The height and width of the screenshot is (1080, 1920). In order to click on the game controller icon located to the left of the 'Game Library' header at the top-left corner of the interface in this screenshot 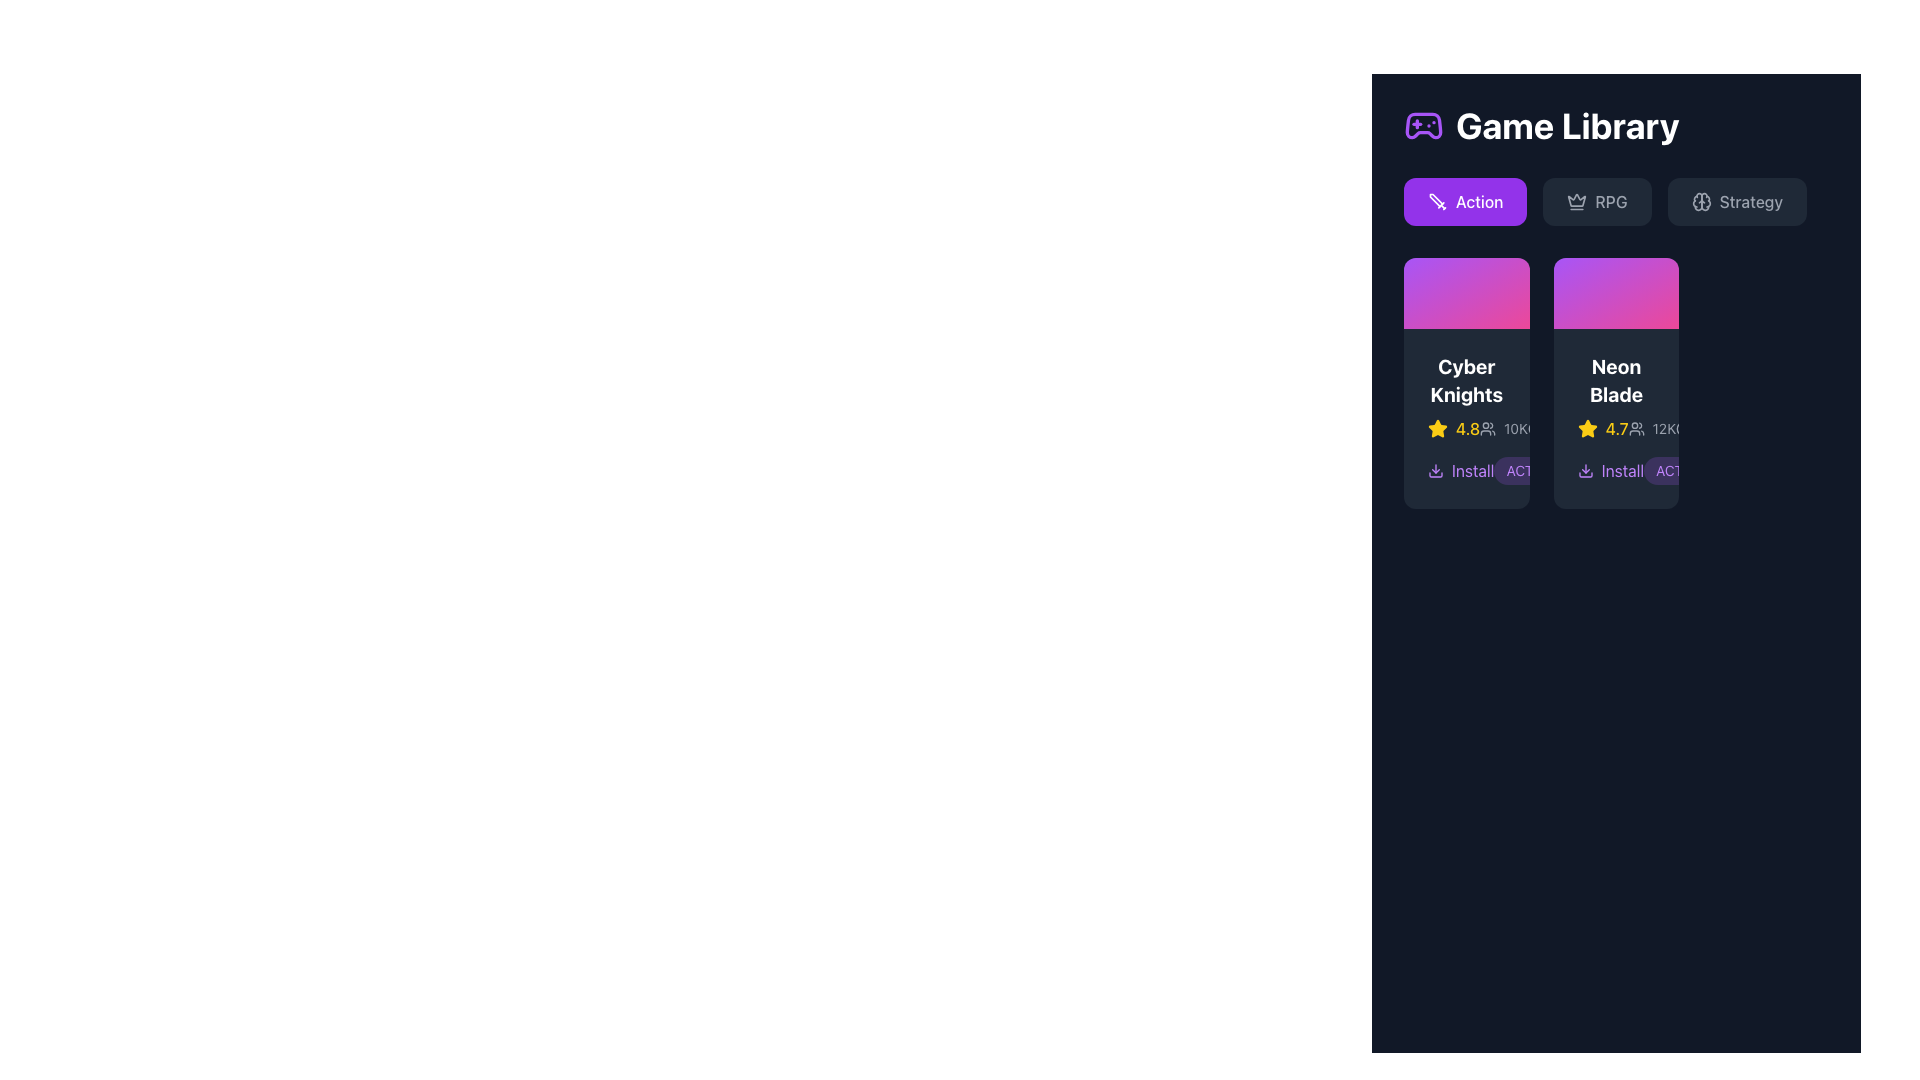, I will do `click(1423, 126)`.